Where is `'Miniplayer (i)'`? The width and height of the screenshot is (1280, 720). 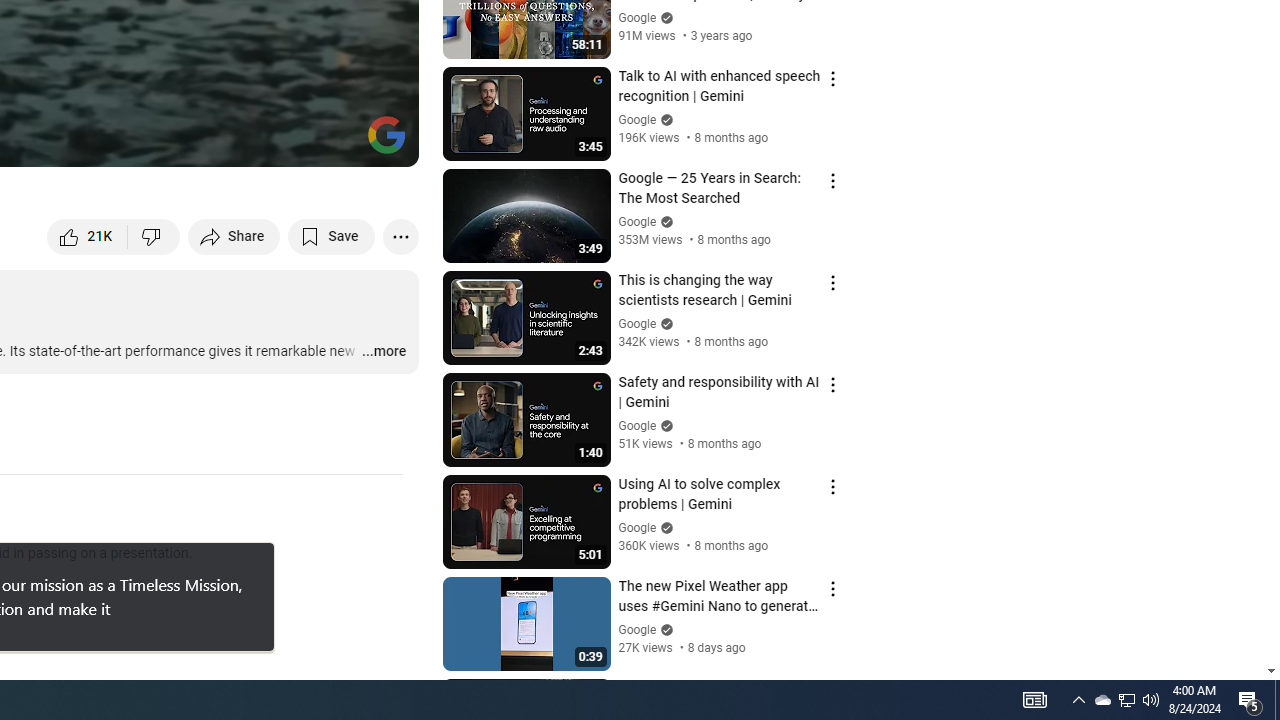
'Miniplayer (i)' is located at coordinates (285, 141).